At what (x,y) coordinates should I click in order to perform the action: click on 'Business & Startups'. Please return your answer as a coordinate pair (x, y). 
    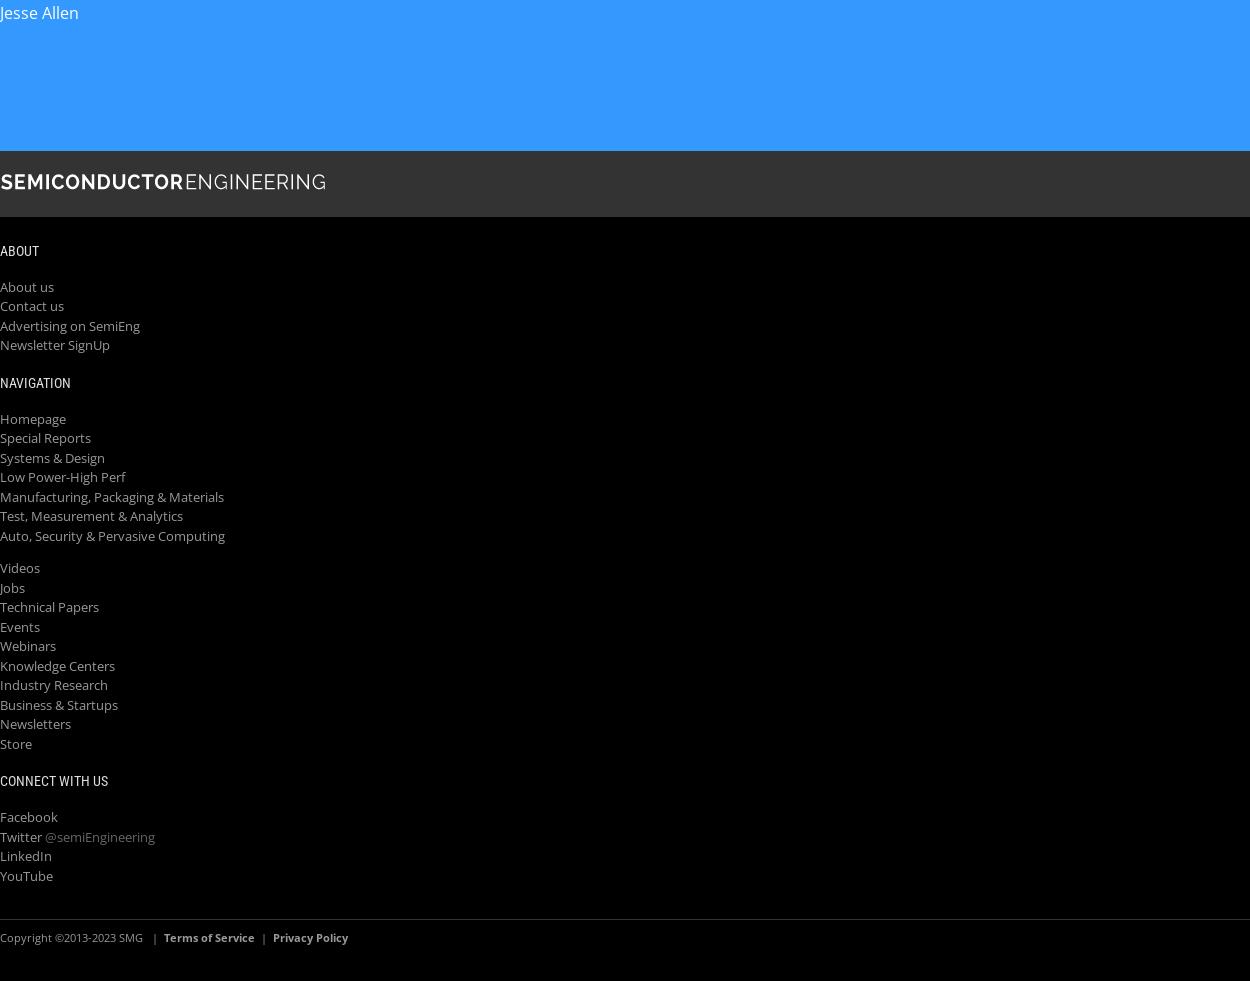
    Looking at the image, I should click on (59, 703).